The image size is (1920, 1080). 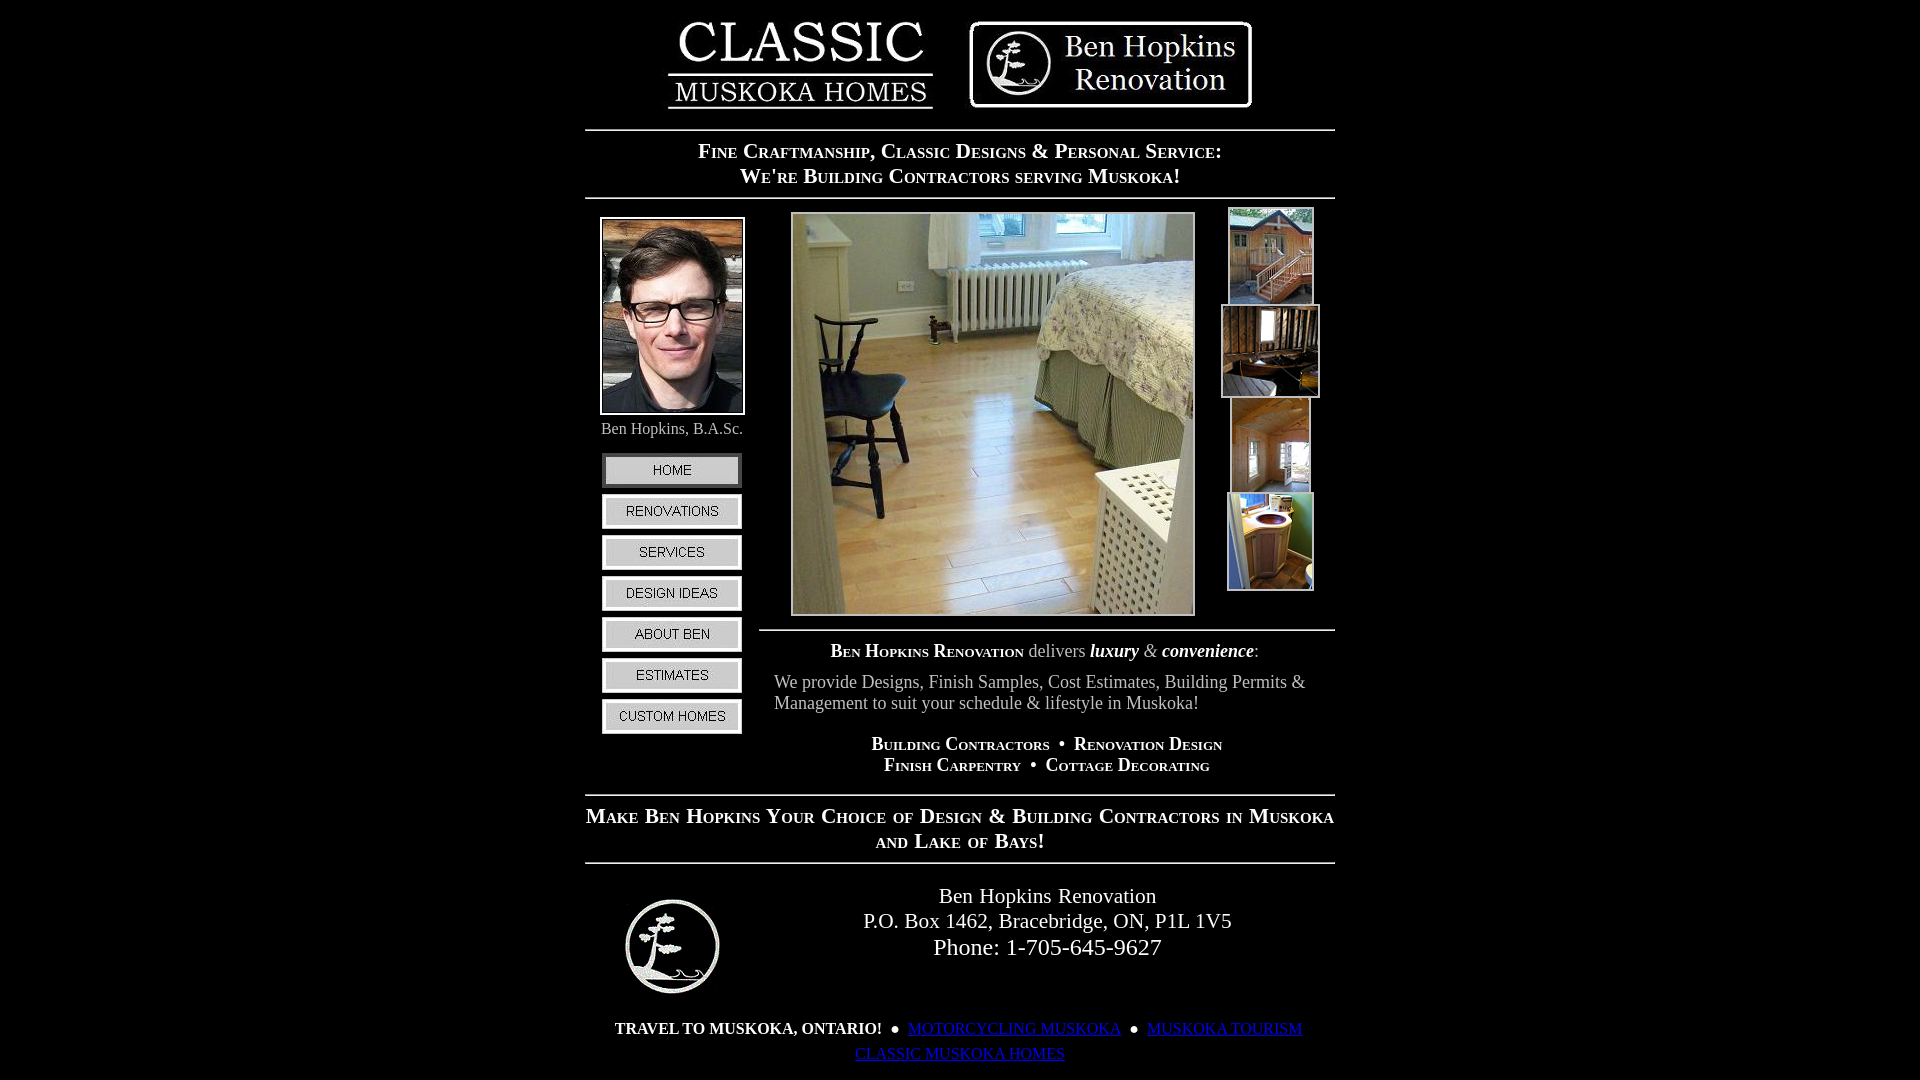 I want to click on 'MOTORCYCLING MUSKOKA', so click(x=1014, y=1028).